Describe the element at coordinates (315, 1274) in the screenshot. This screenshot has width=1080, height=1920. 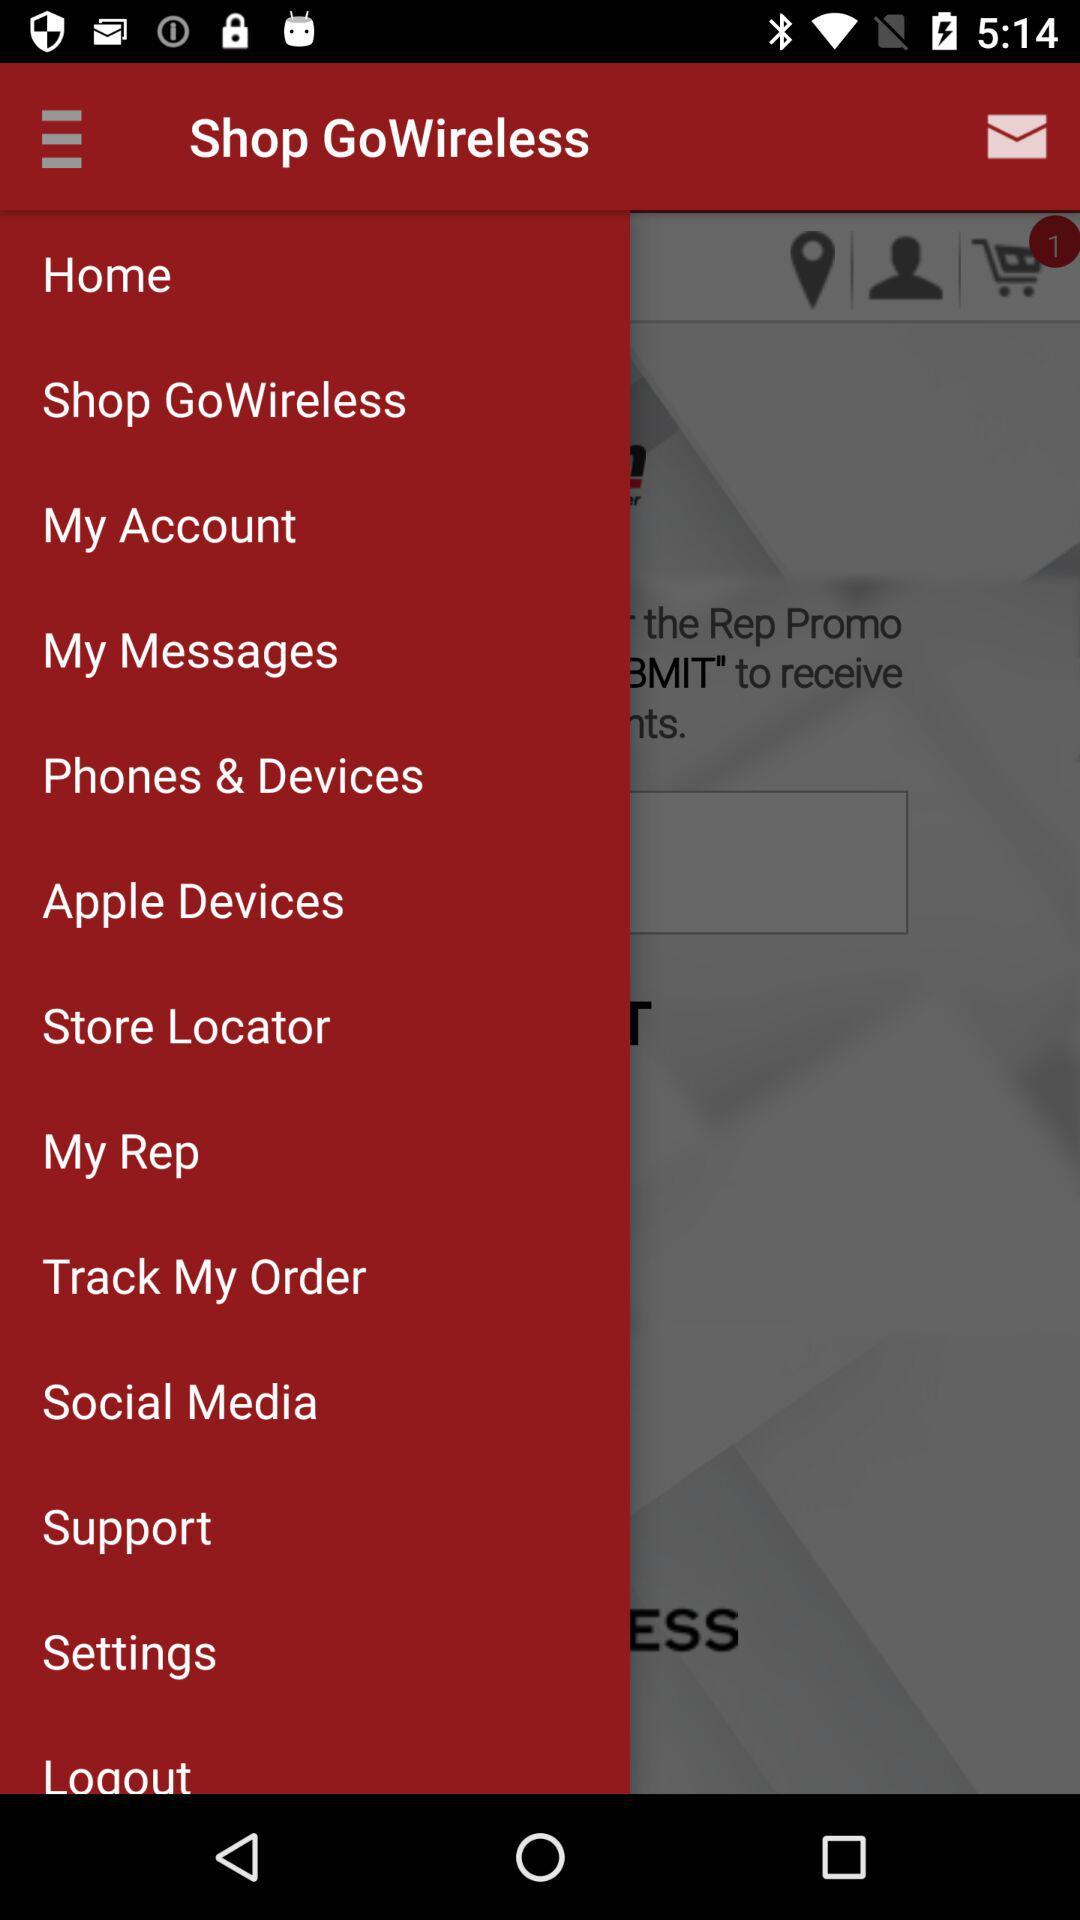
I see `item above social media` at that location.